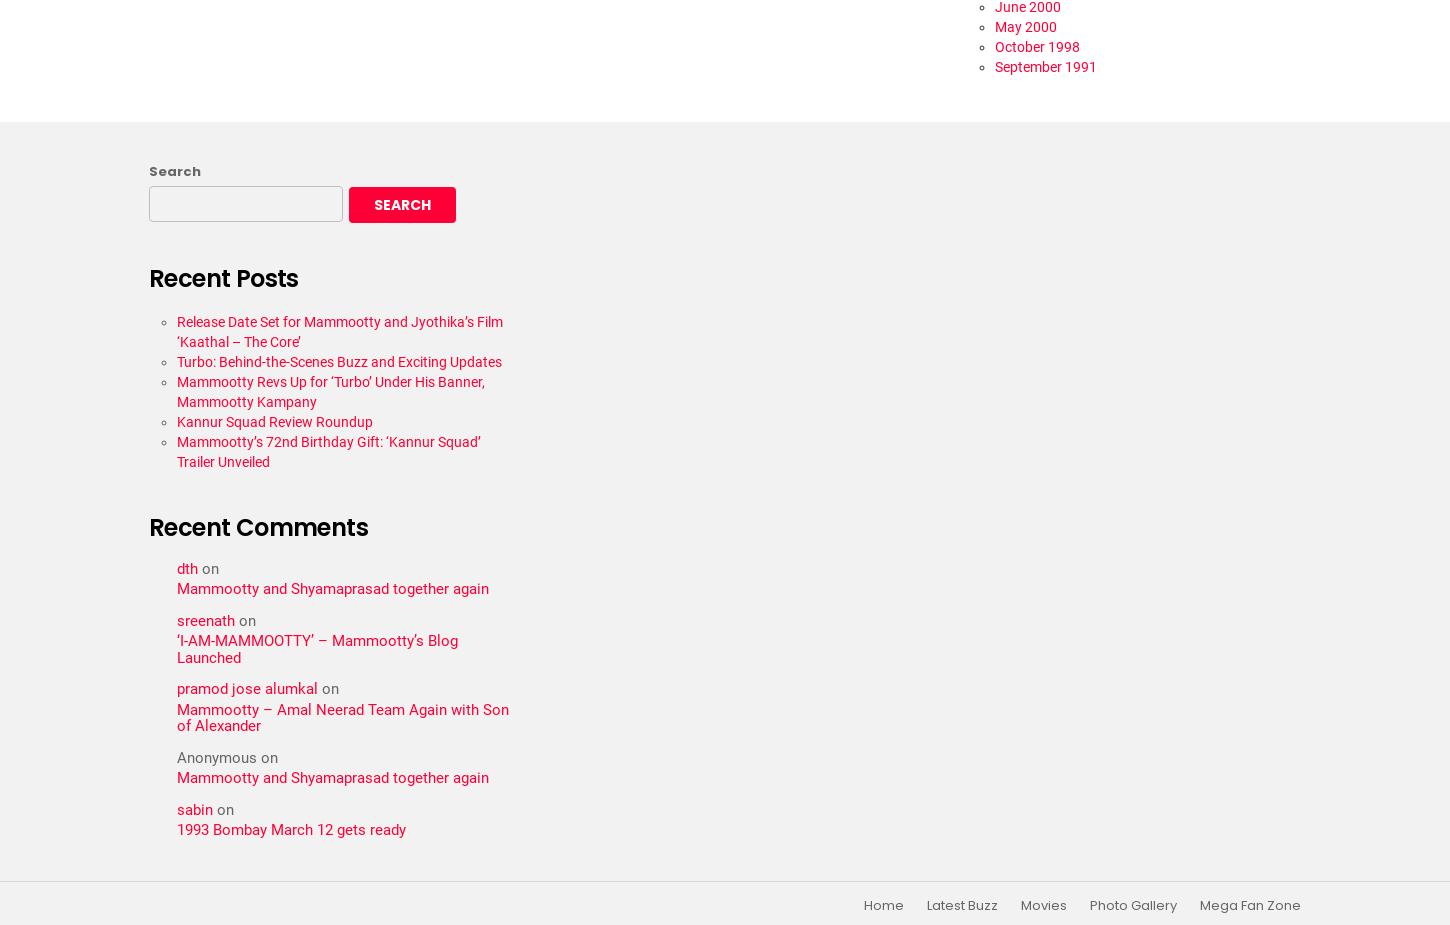 Image resolution: width=1450 pixels, height=925 pixels. What do you see at coordinates (343, 717) in the screenshot?
I see `'Mammootty – Amal Neerad Team Again with Son of Alexander'` at bounding box center [343, 717].